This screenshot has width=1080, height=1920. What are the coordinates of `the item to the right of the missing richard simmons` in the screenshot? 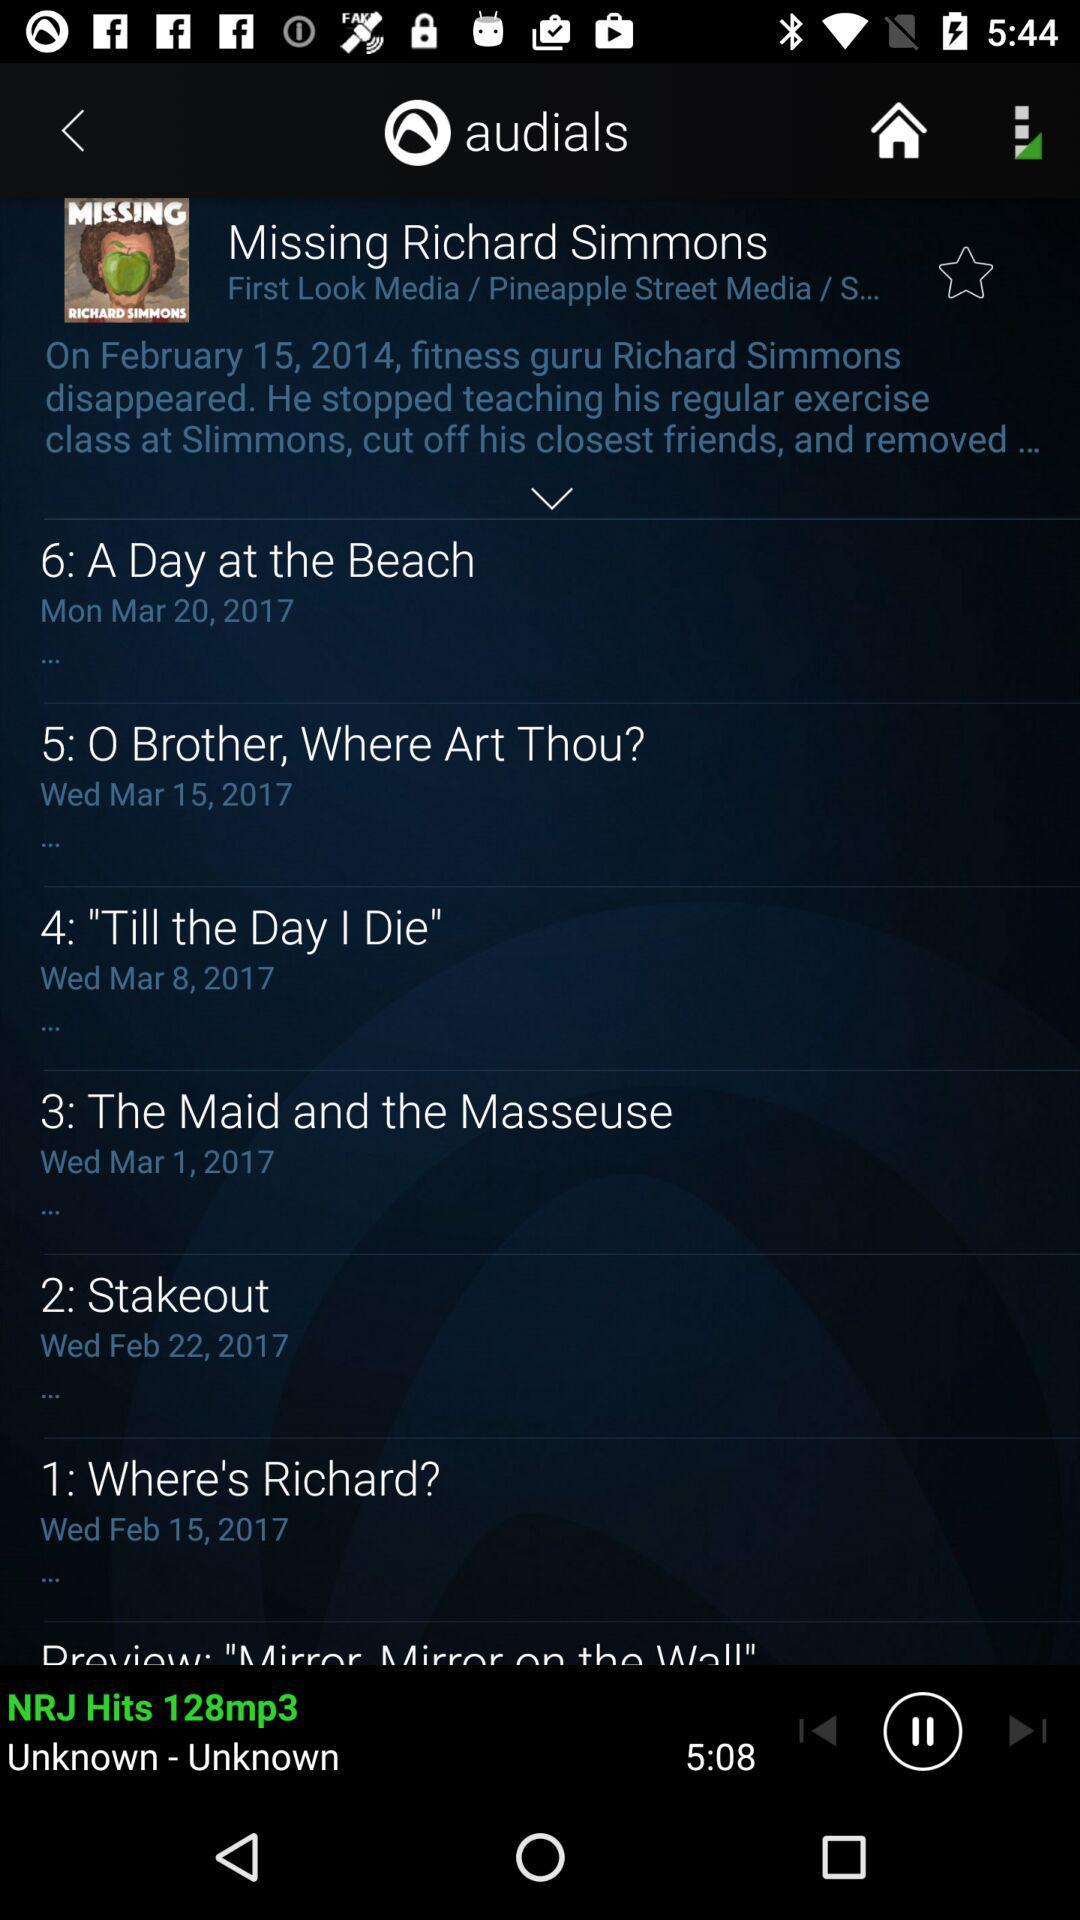 It's located at (965, 259).